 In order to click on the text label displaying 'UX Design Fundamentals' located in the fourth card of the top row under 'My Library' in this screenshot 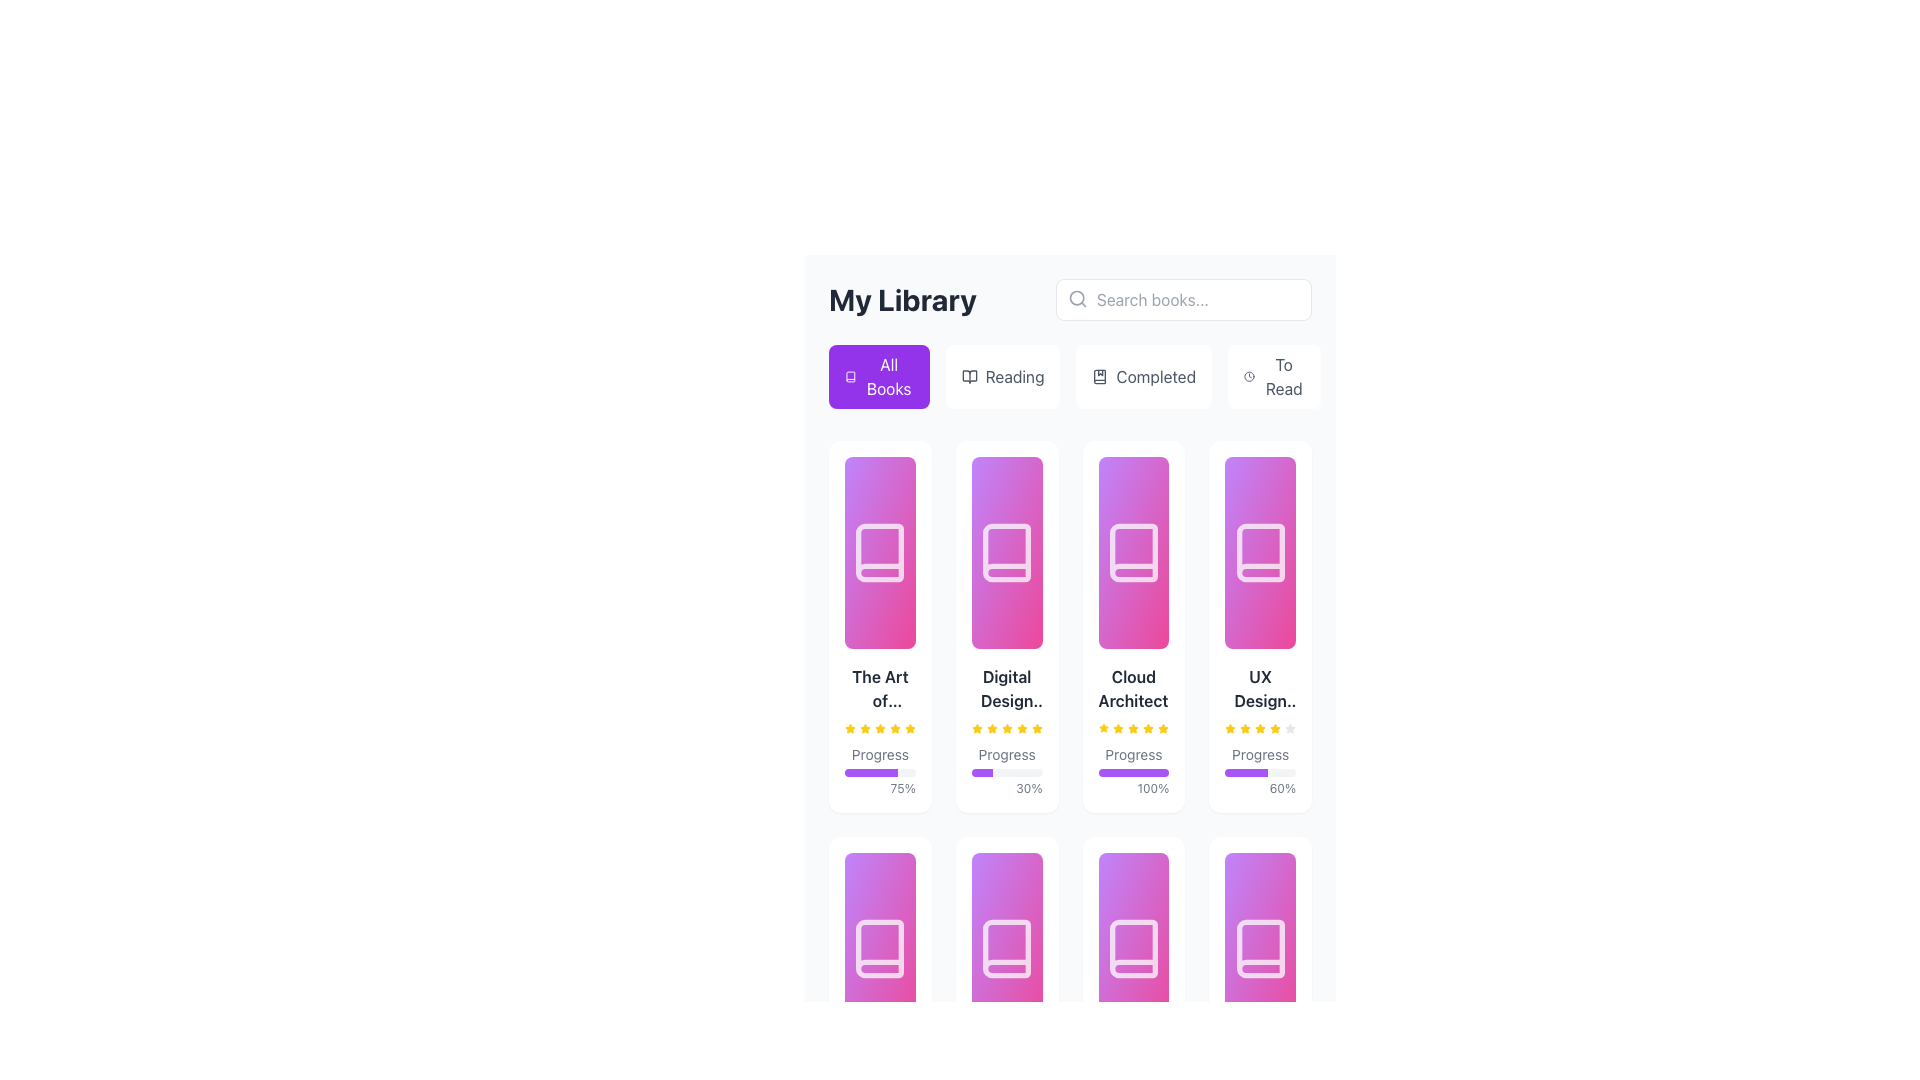, I will do `click(1259, 688)`.